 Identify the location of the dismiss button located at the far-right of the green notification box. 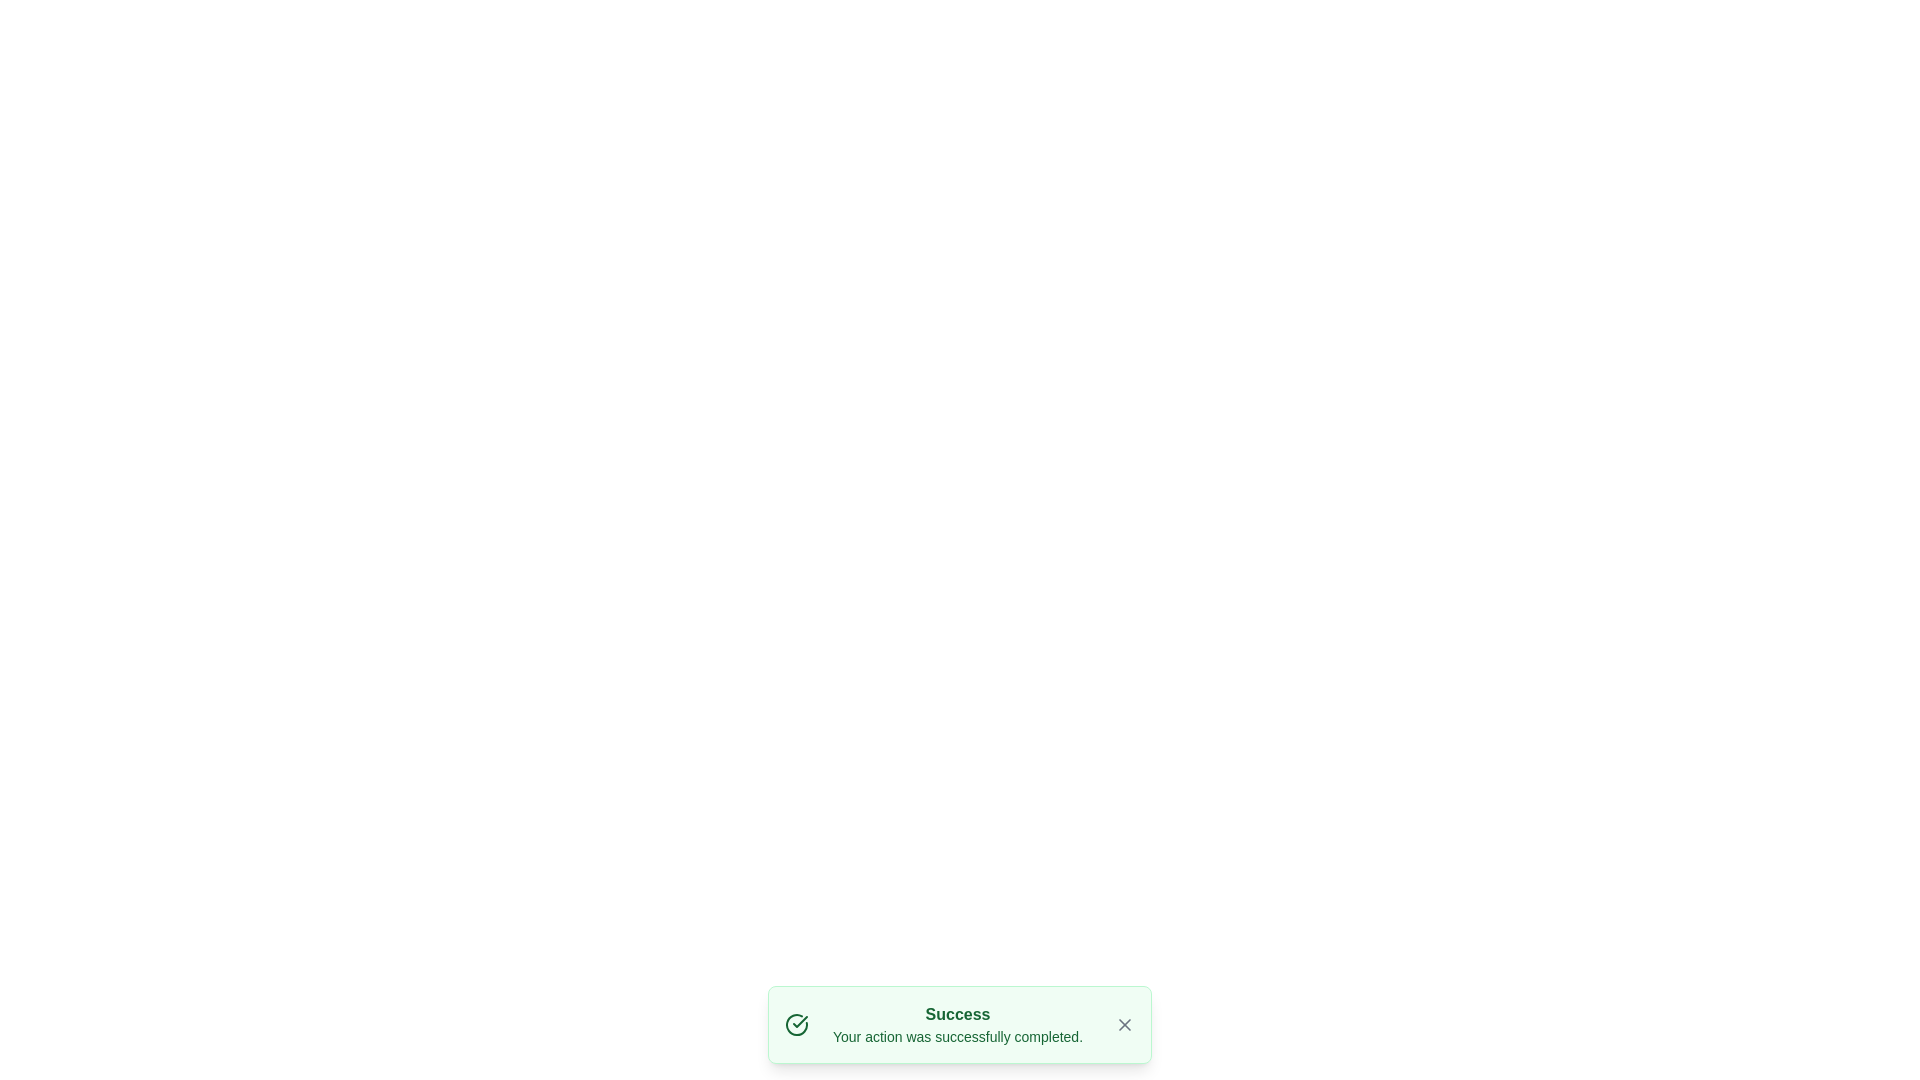
(1124, 1025).